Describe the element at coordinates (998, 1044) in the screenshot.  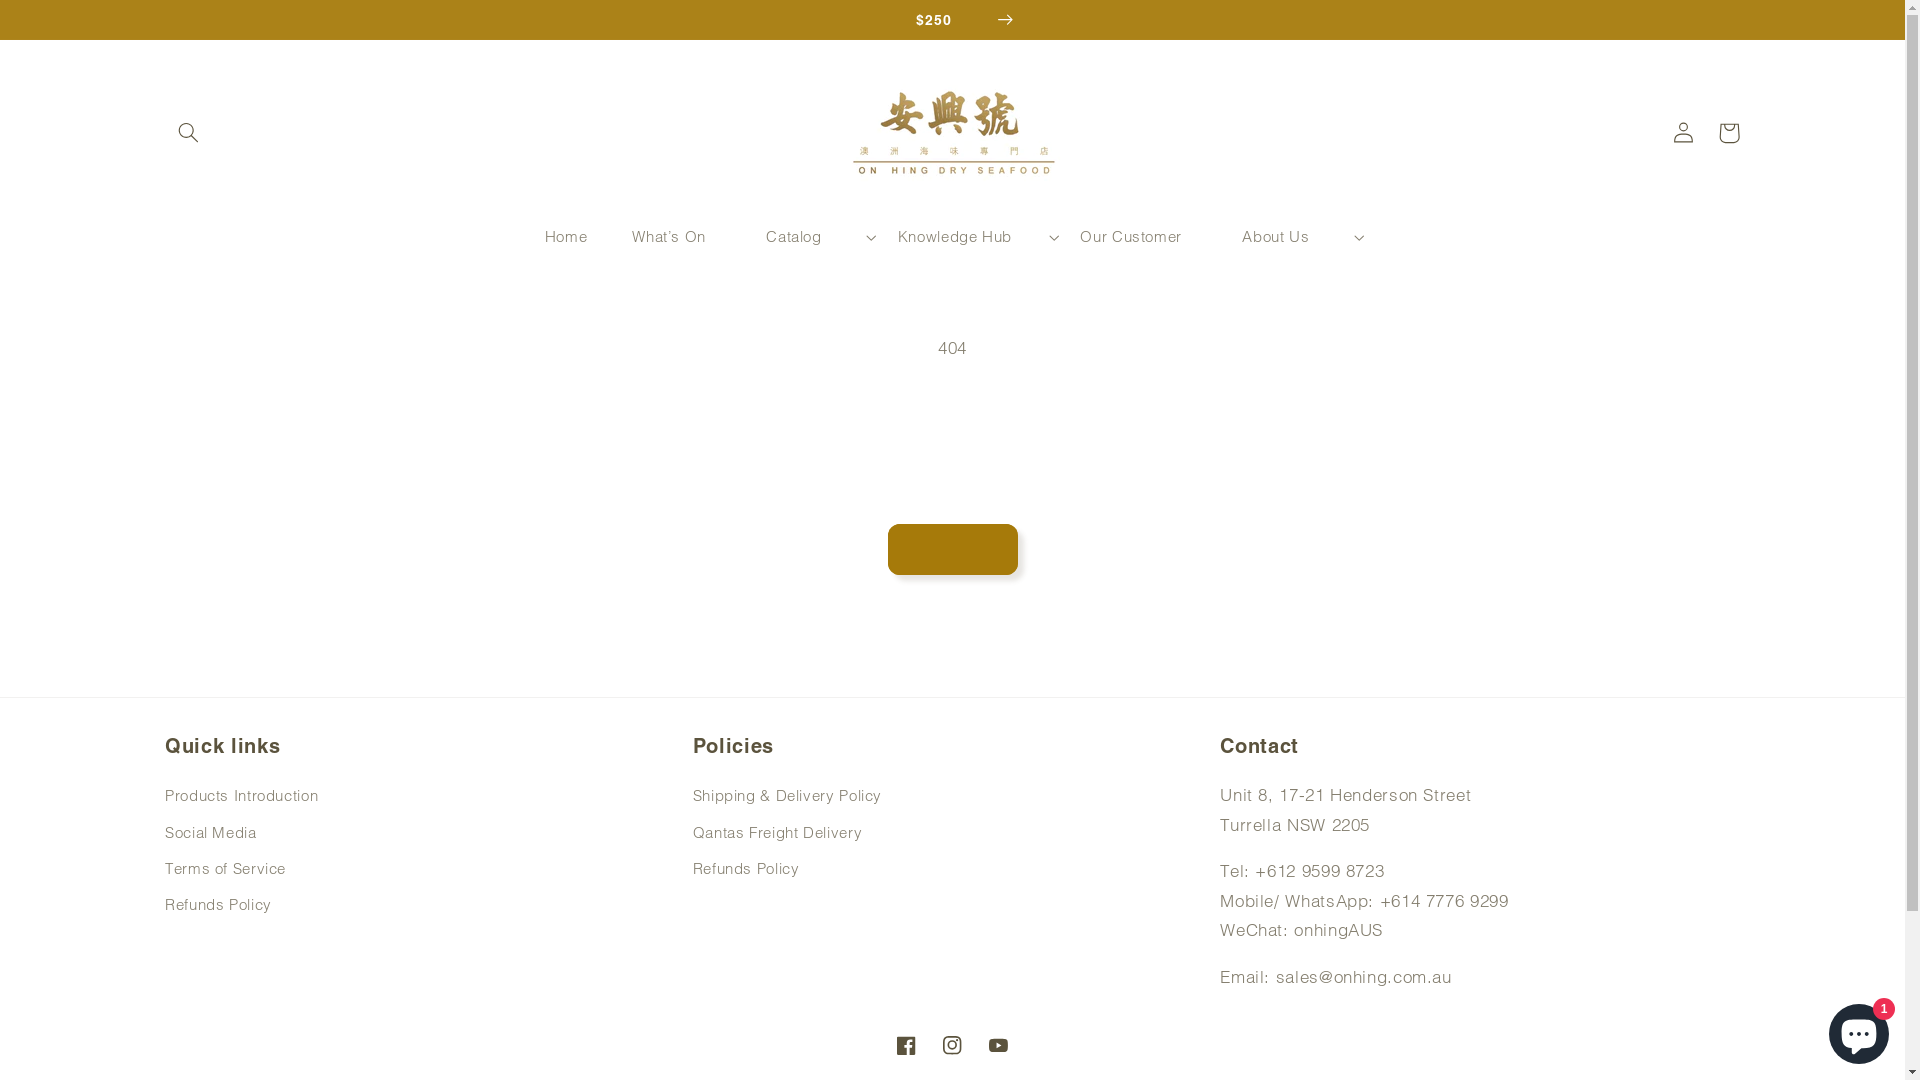
I see `'YouTube'` at that location.